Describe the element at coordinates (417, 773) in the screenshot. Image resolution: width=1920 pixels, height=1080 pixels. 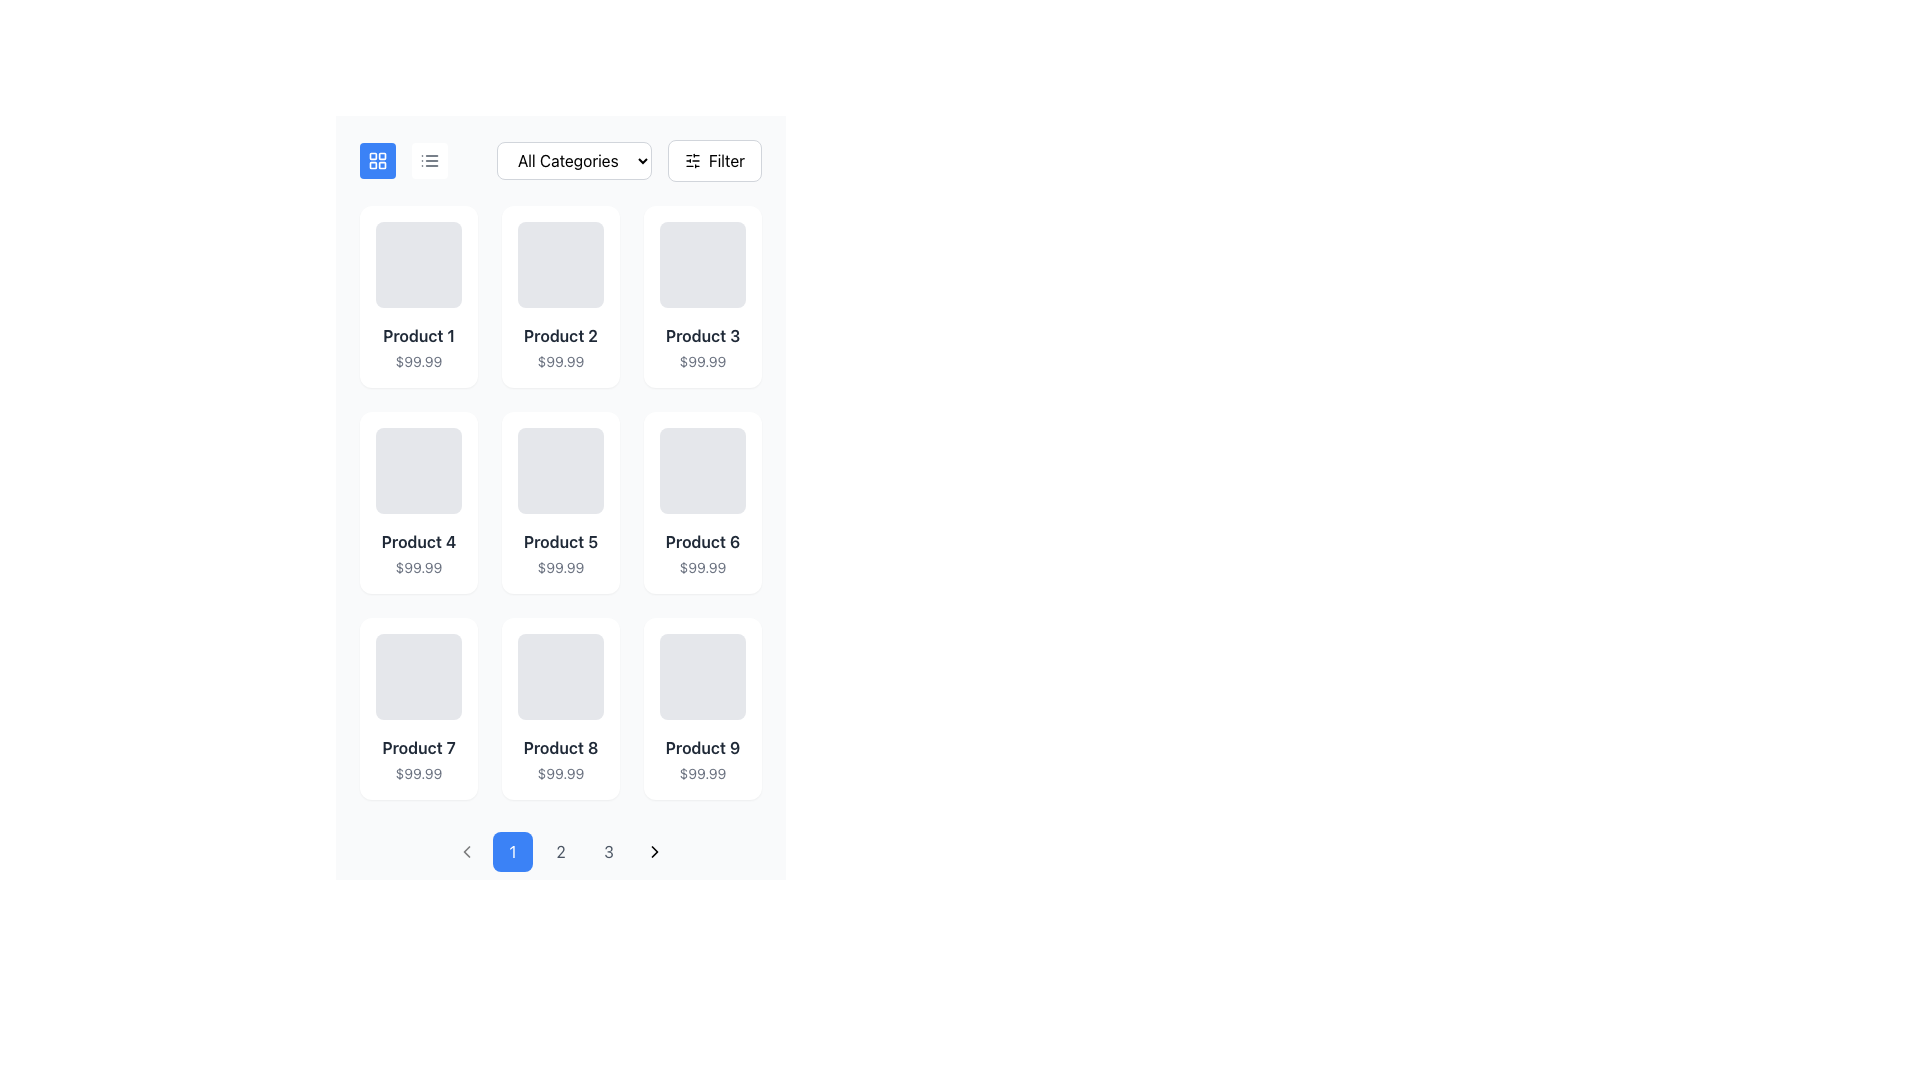
I see `the Text label displaying the price of Product 7, located directly underneath the 'Product 7' title text in the lower section of the card` at that location.